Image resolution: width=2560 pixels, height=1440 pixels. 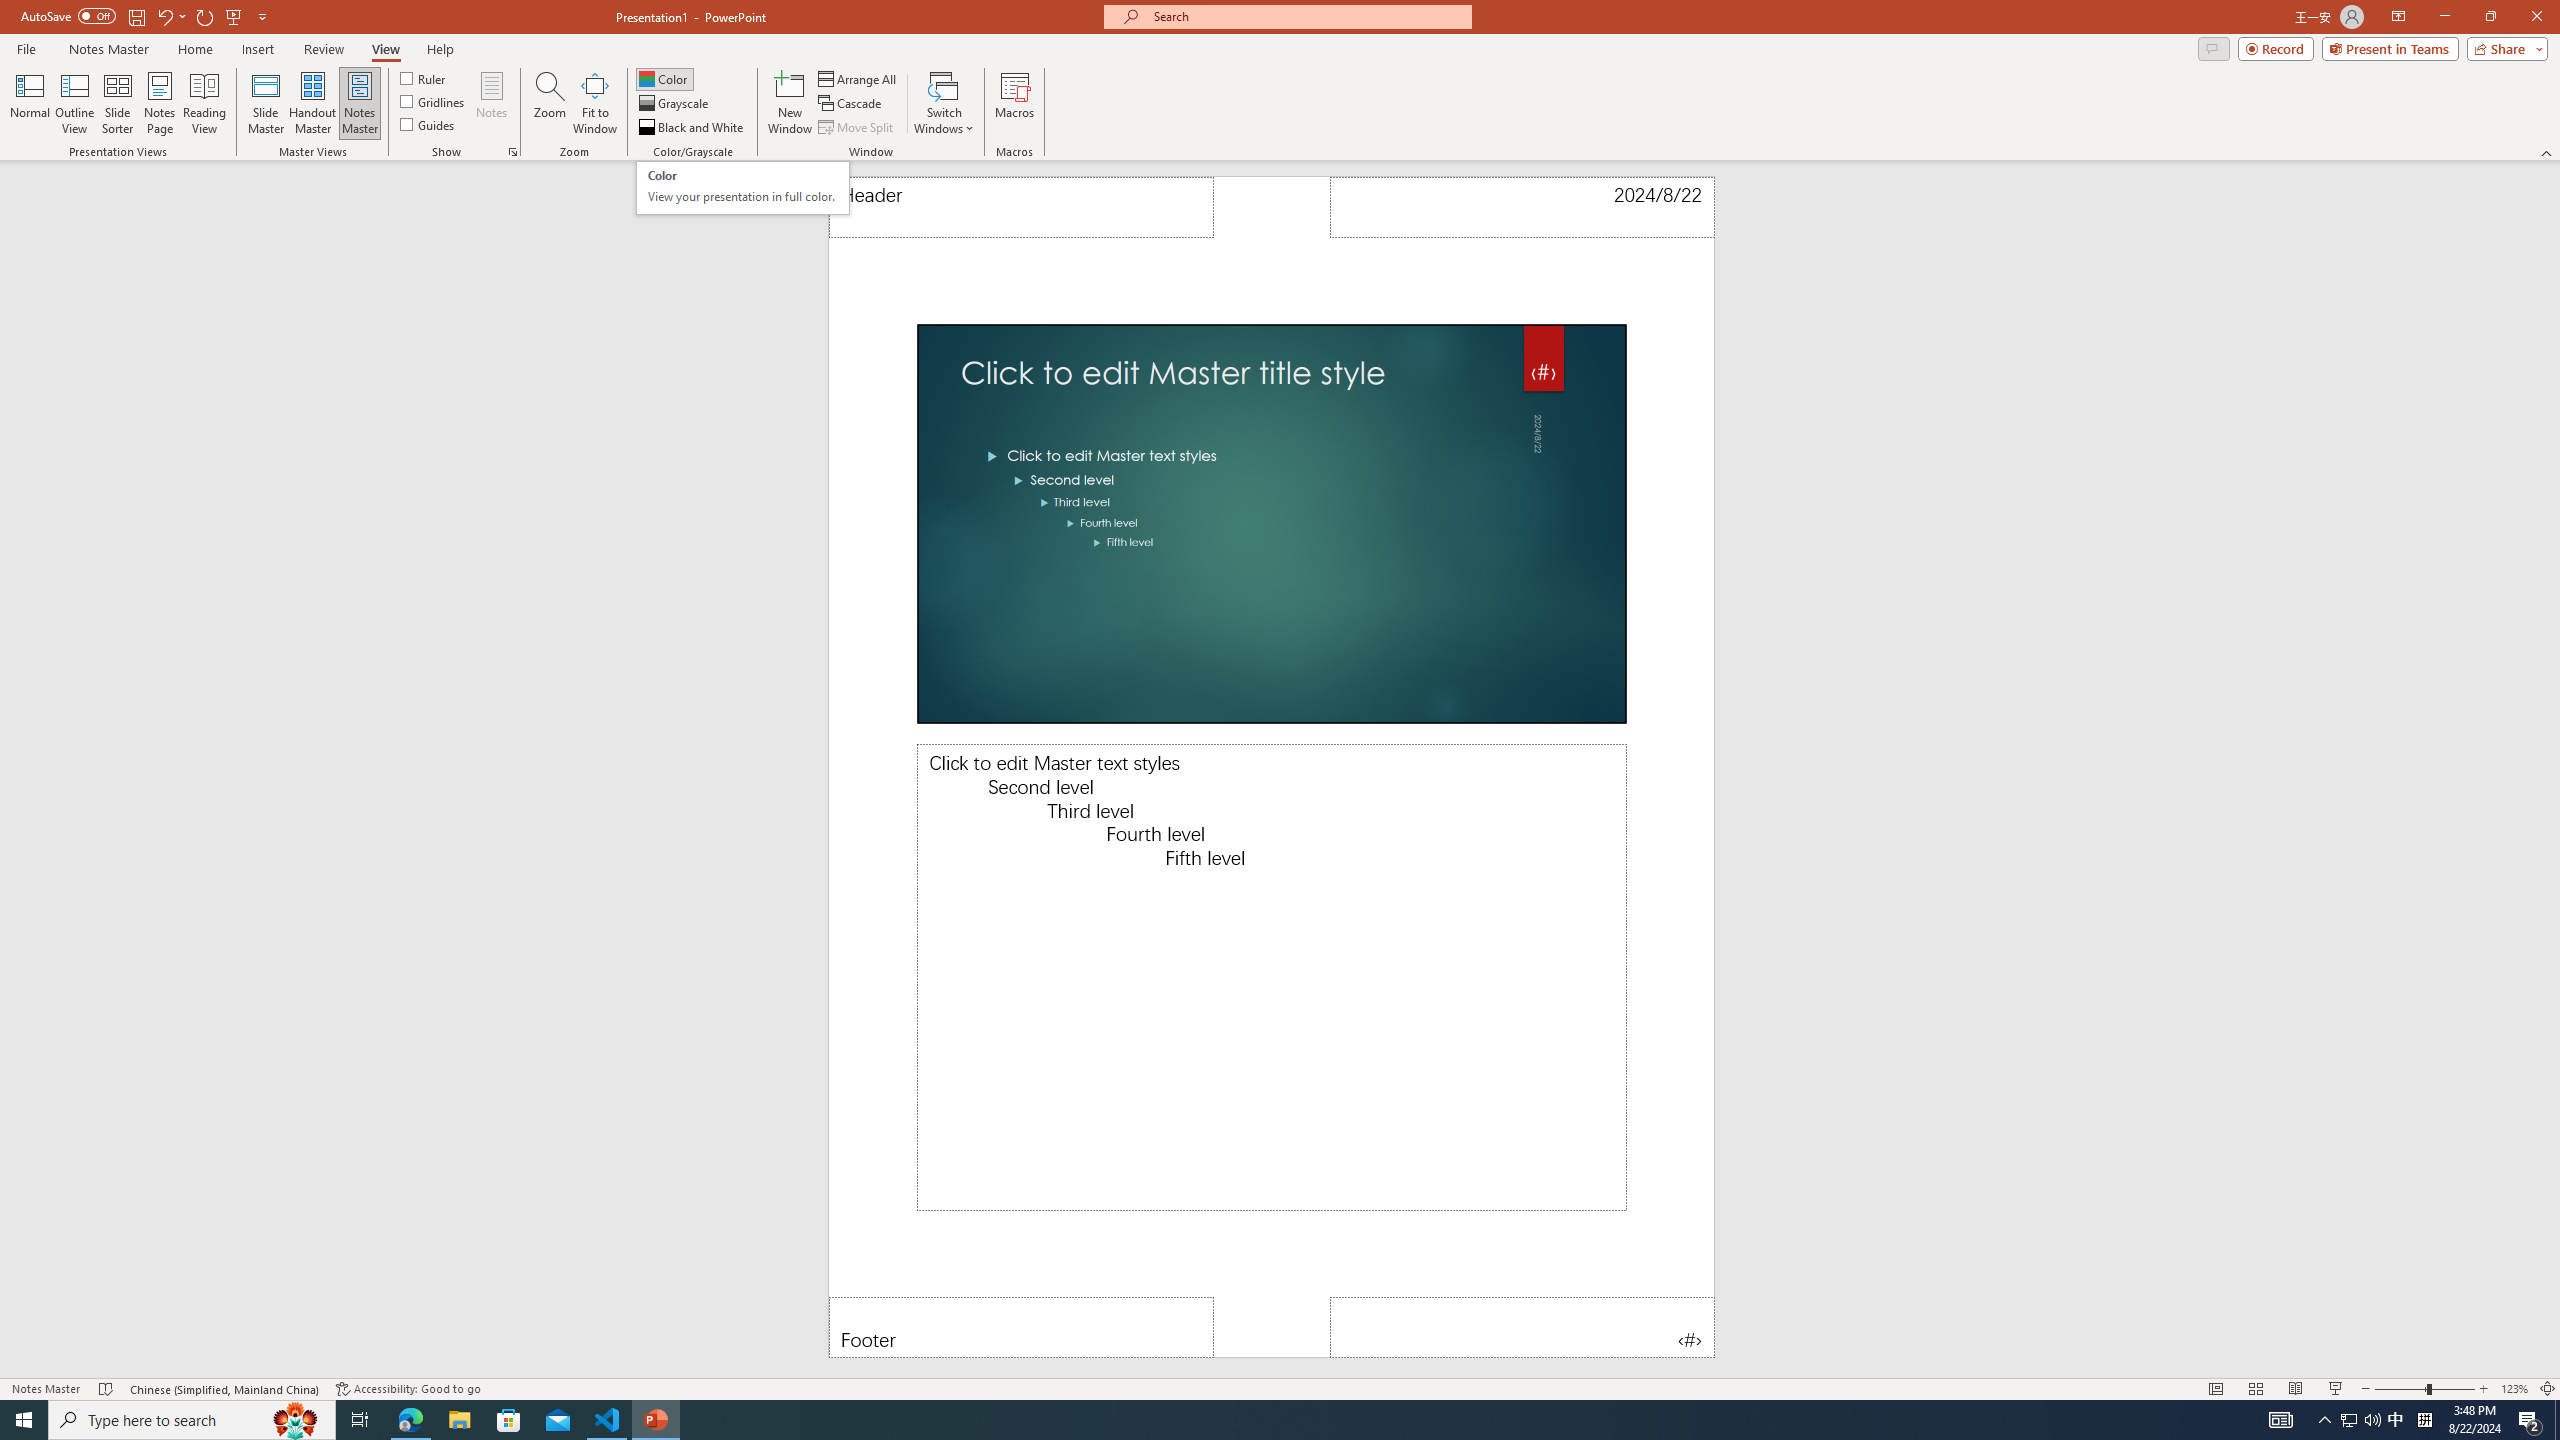 I want to click on 'Grid Settings...', so click(x=513, y=150).